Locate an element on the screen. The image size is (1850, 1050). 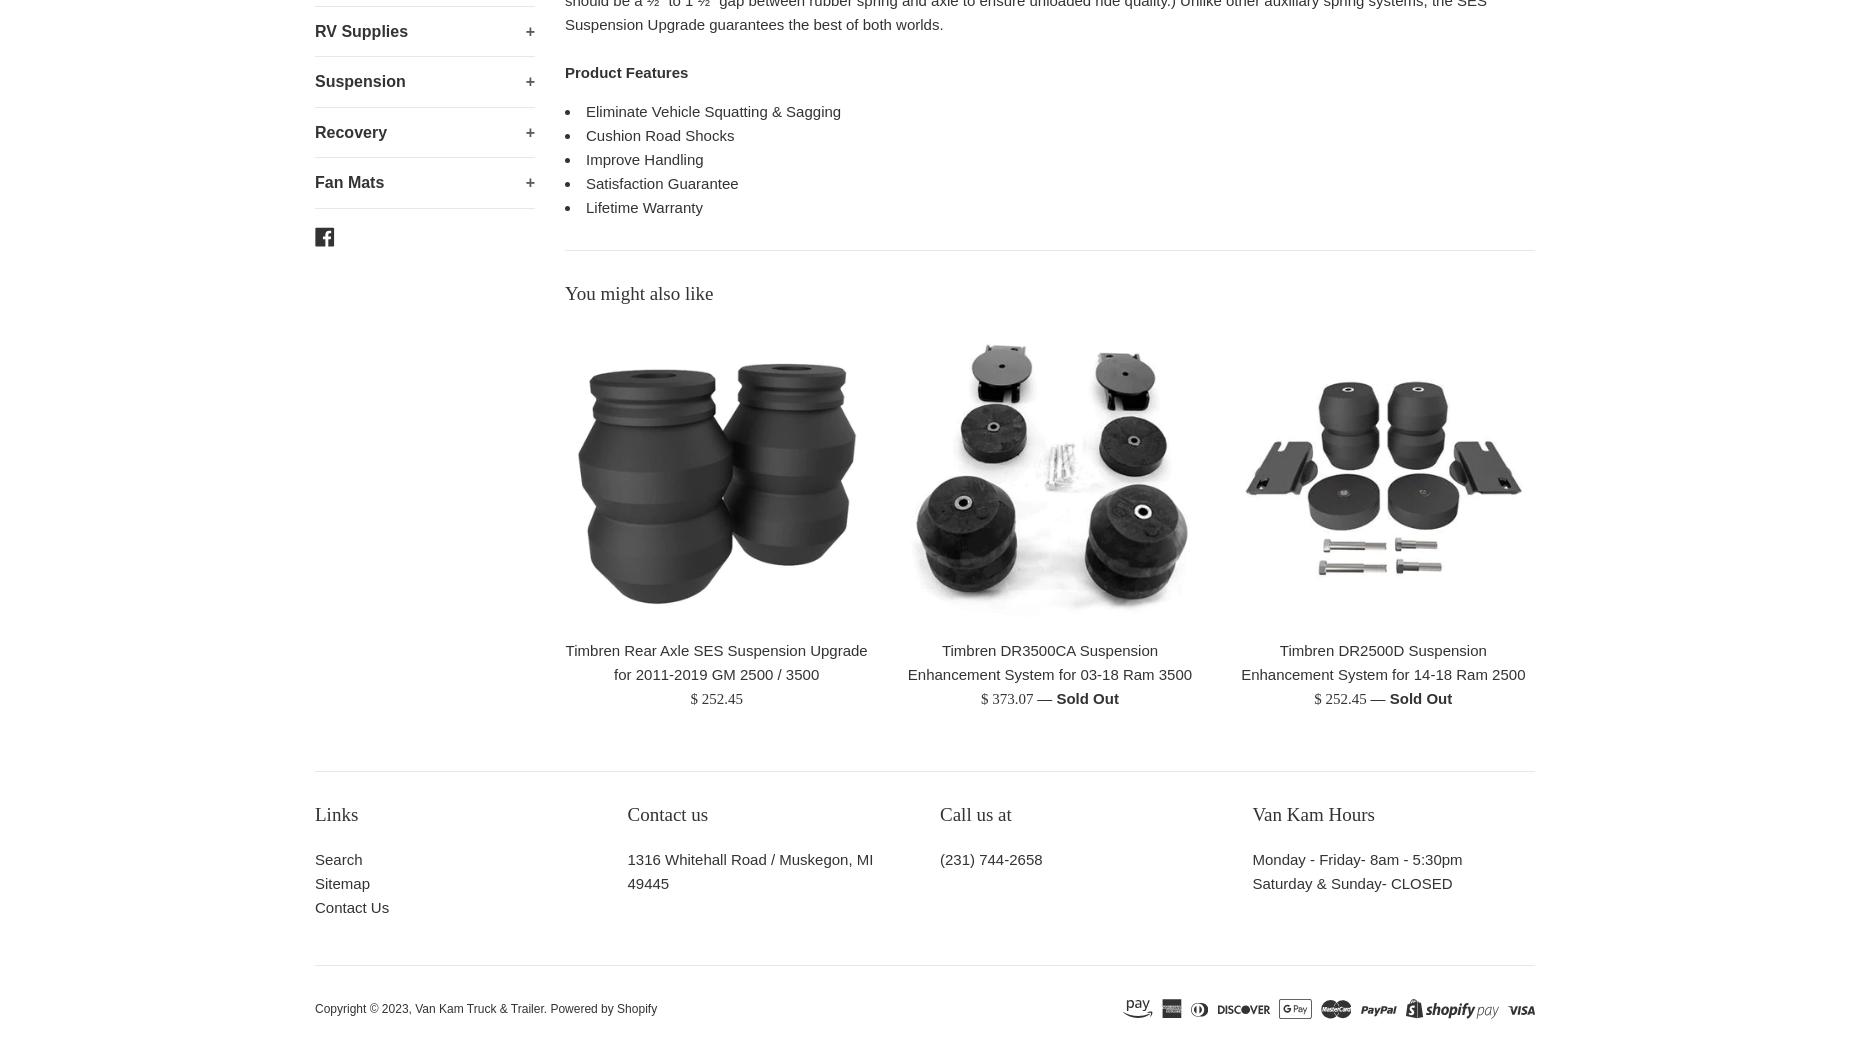
'Timbren Rear Axle SES Suspension Upgrade for 2011-2019 GM 2500 / 3500' is located at coordinates (715, 661).